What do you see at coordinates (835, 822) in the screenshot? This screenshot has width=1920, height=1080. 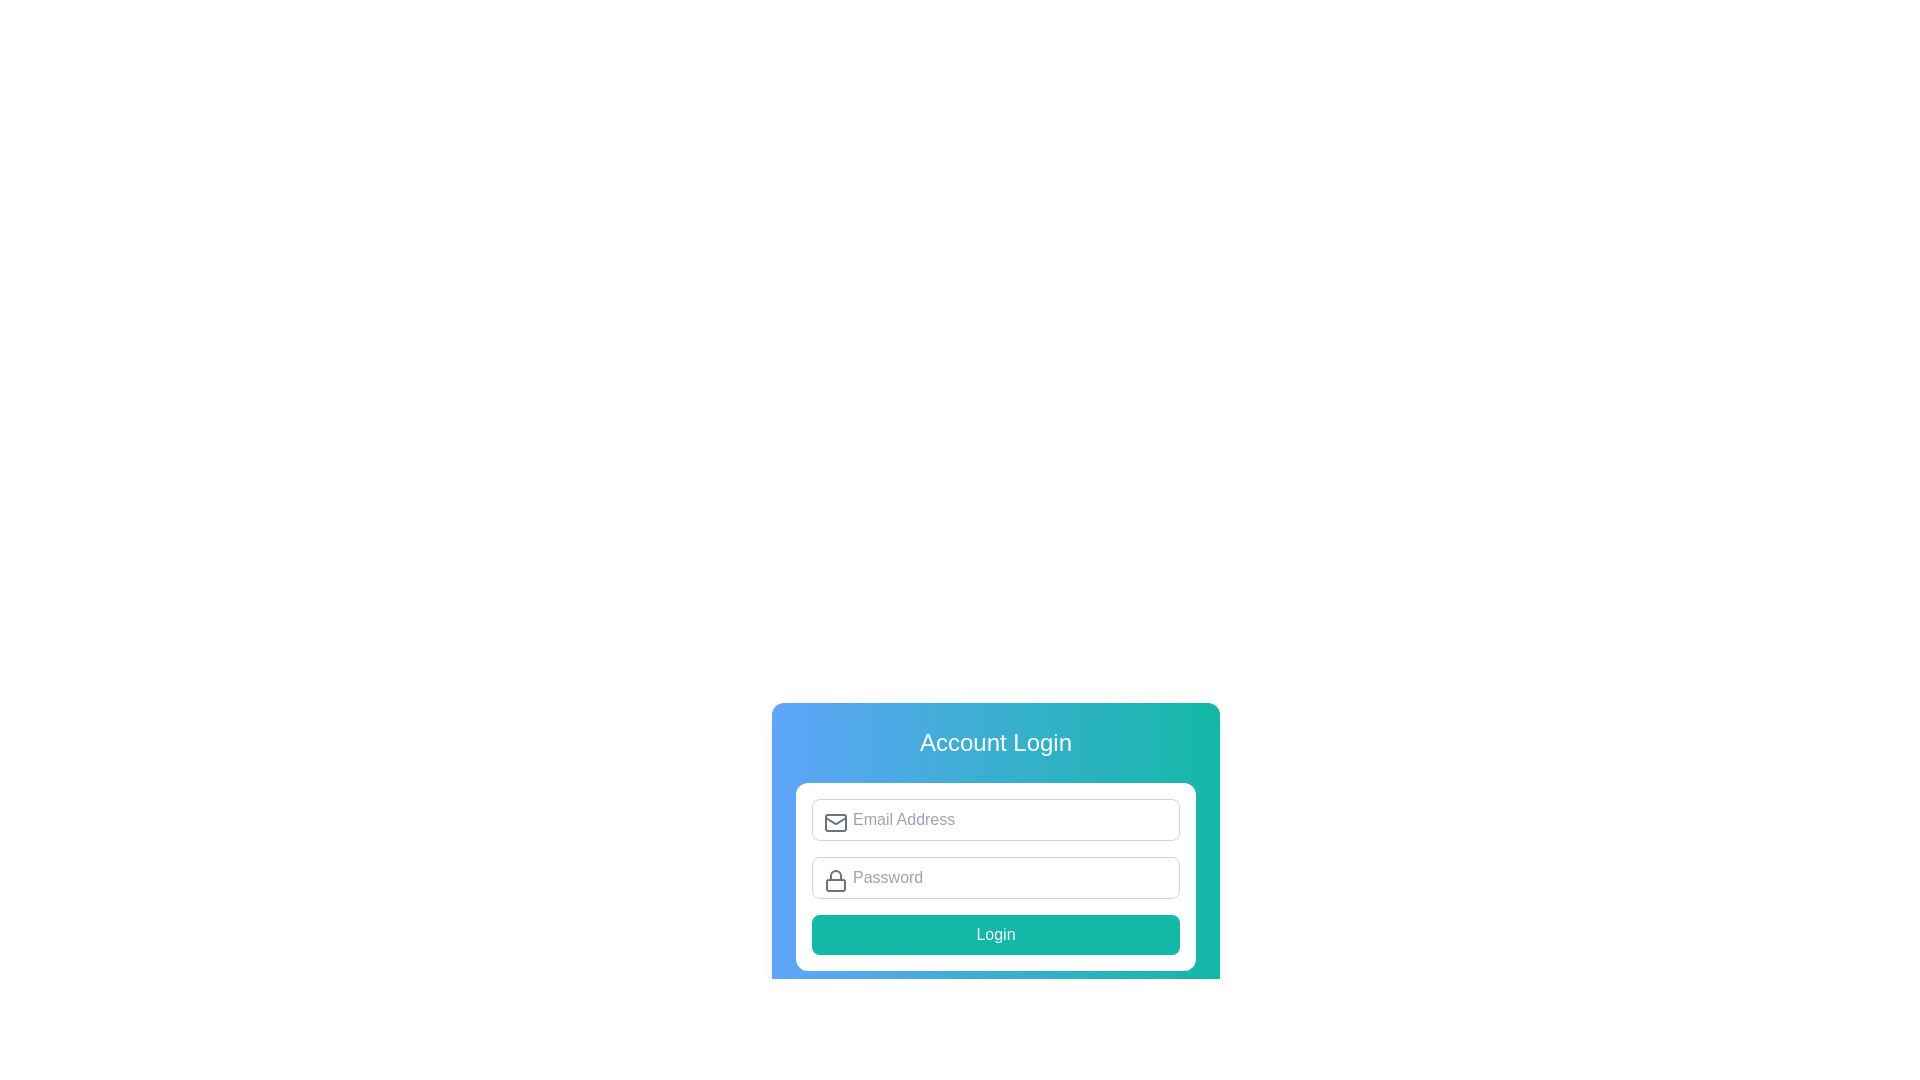 I see `the small gray envelope icon located in the upper-left corner of the email input field, which is slightly inset within the field` at bounding box center [835, 822].